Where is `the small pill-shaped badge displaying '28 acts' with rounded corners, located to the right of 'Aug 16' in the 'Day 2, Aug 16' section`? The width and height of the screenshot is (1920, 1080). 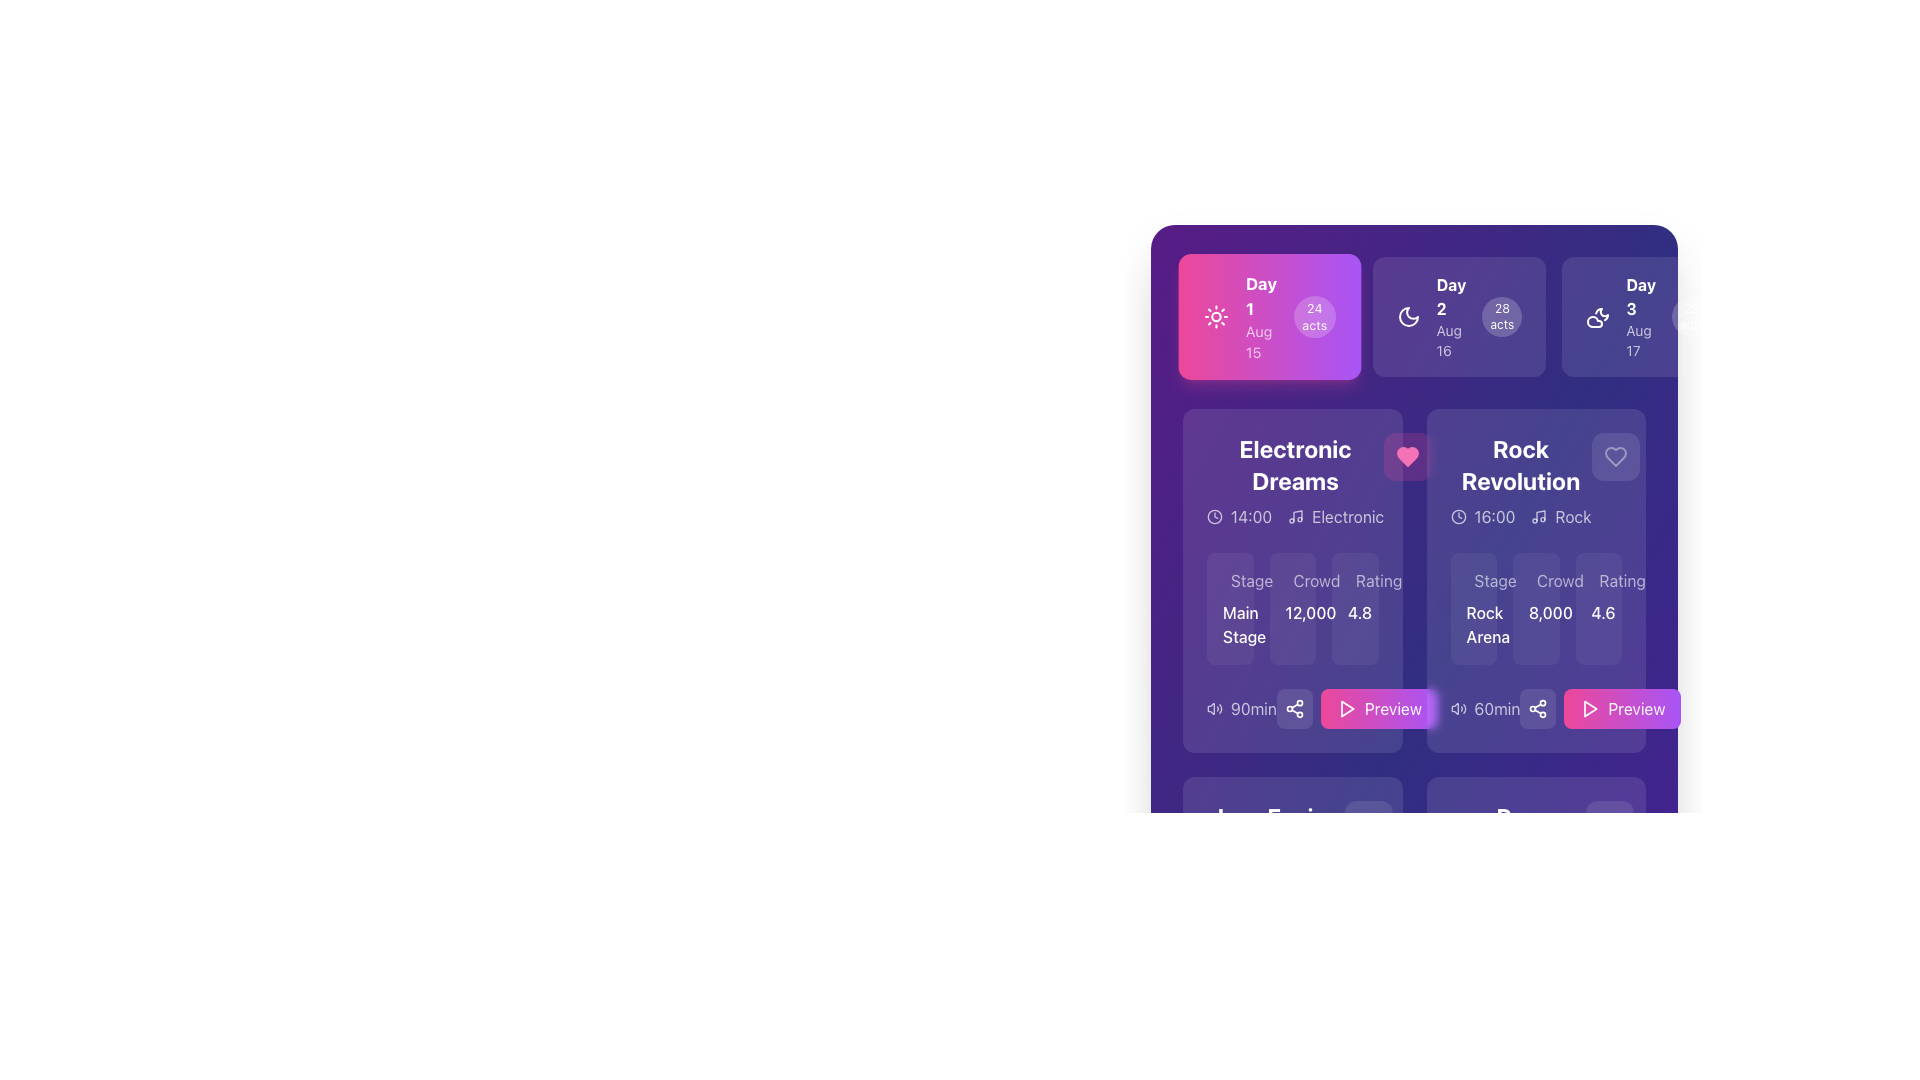
the small pill-shaped badge displaying '28 acts' with rounded corners, located to the right of 'Aug 16' in the 'Day 2, Aug 16' section is located at coordinates (1502, 315).